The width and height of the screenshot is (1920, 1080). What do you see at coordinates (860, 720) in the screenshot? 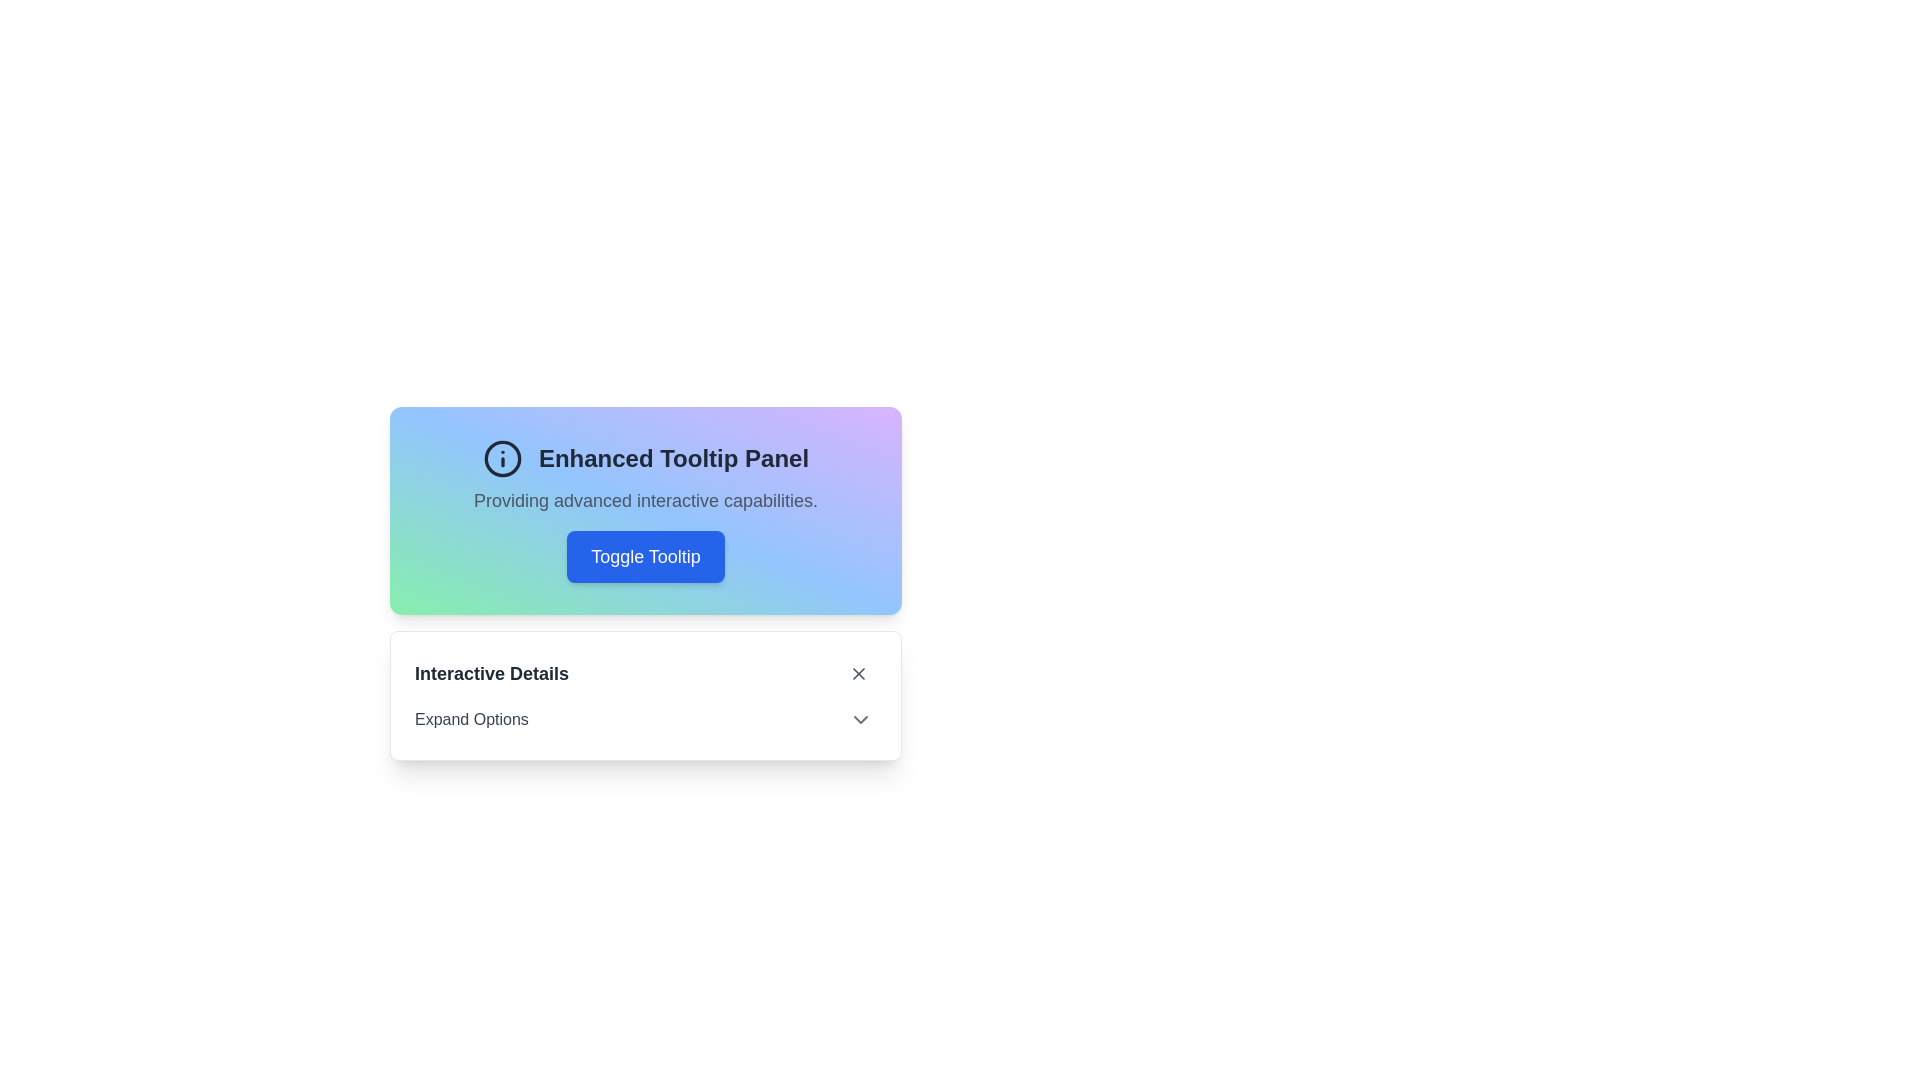
I see `the downward-pointing chevron icon of the Dropdown Trigger located at the right end of the 'Expand Options' row` at bounding box center [860, 720].